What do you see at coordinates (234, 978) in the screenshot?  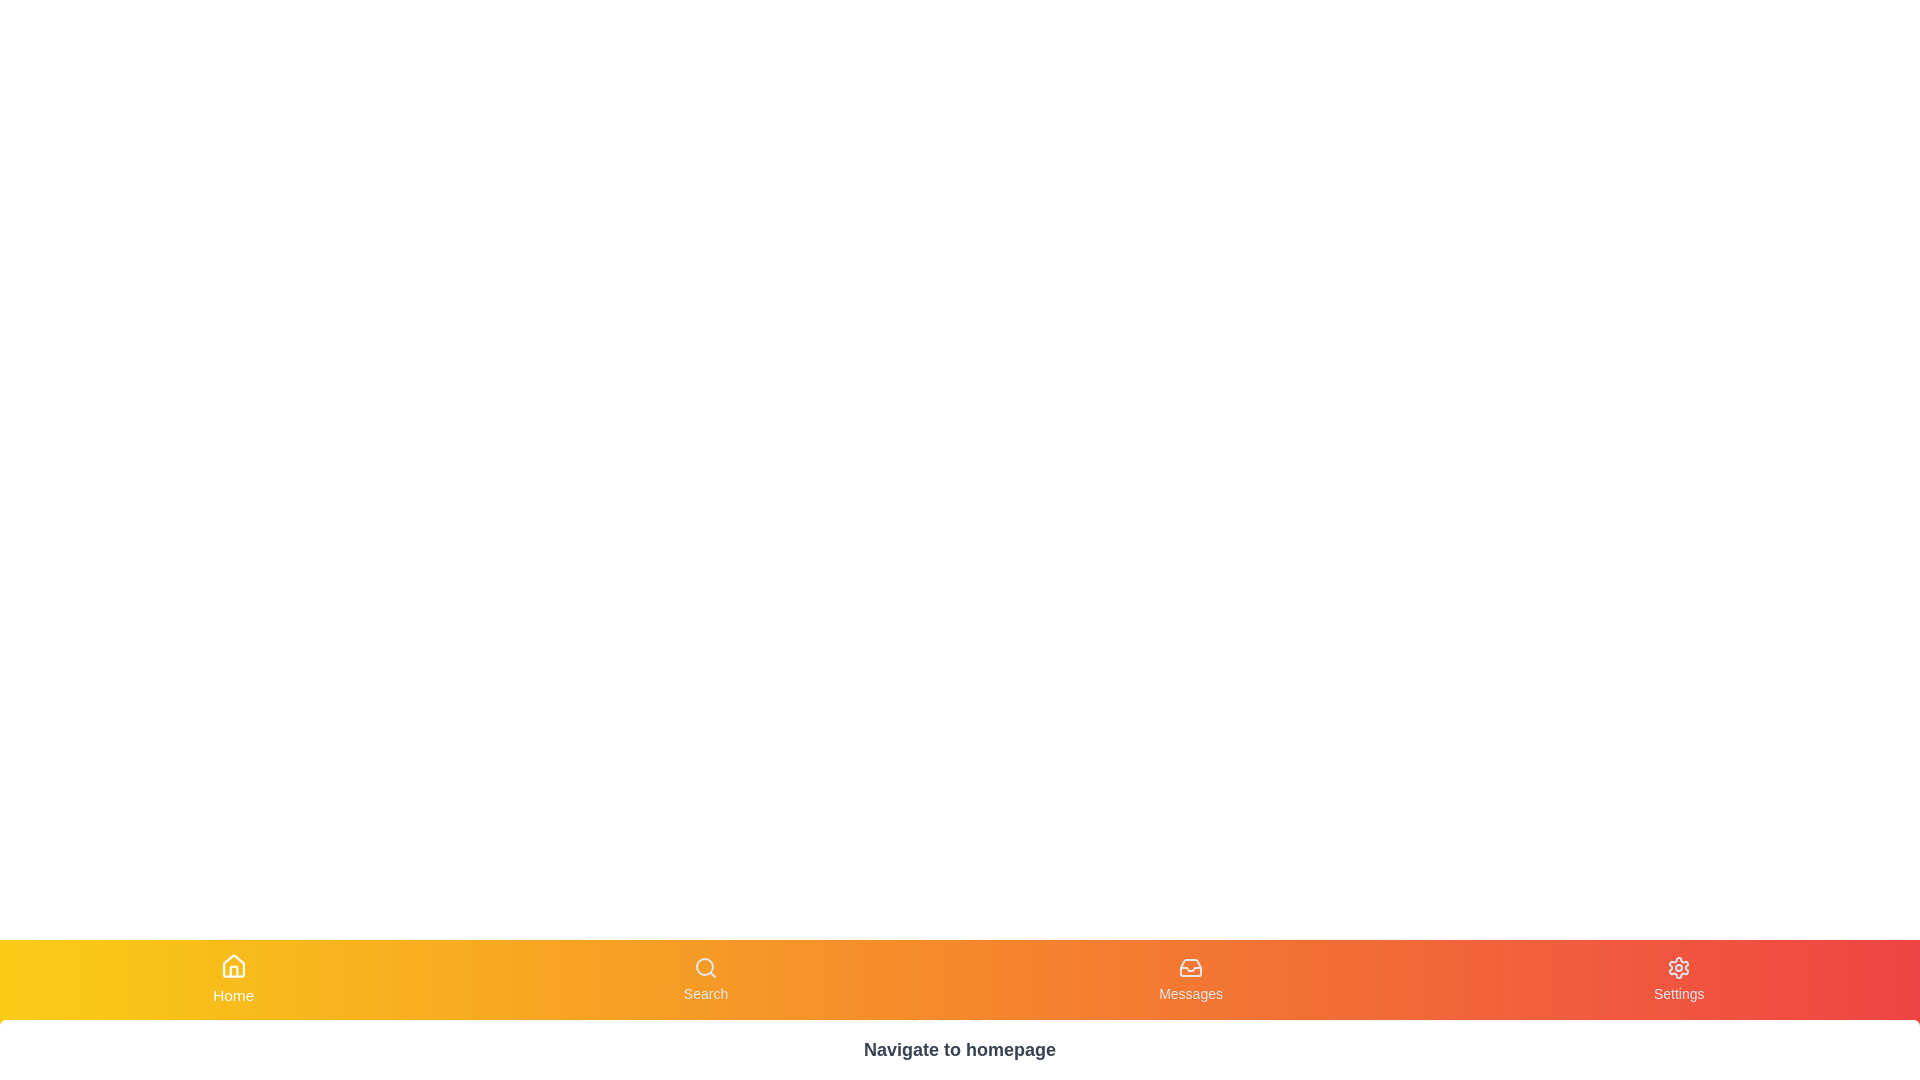 I see `the Home button to observe visual changes` at bounding box center [234, 978].